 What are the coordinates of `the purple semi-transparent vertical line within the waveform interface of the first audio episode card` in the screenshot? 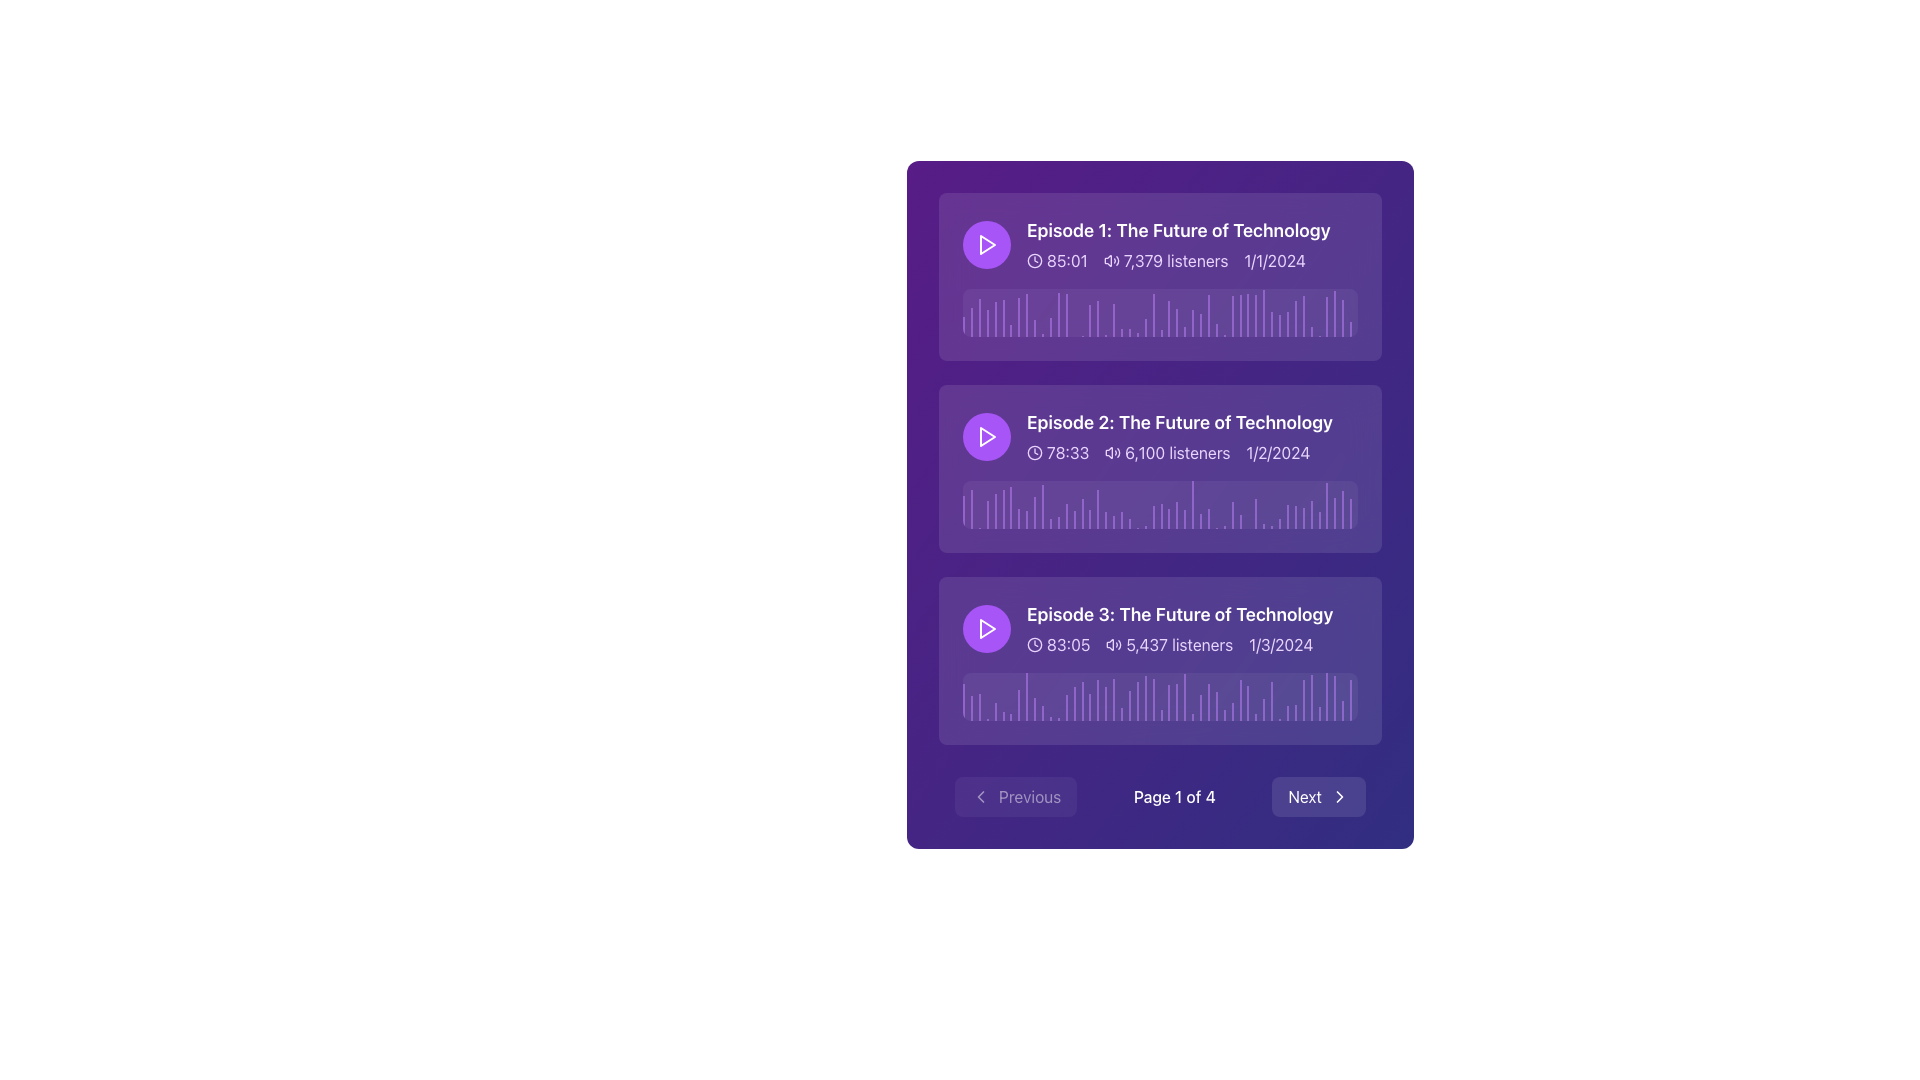 It's located at (1271, 323).